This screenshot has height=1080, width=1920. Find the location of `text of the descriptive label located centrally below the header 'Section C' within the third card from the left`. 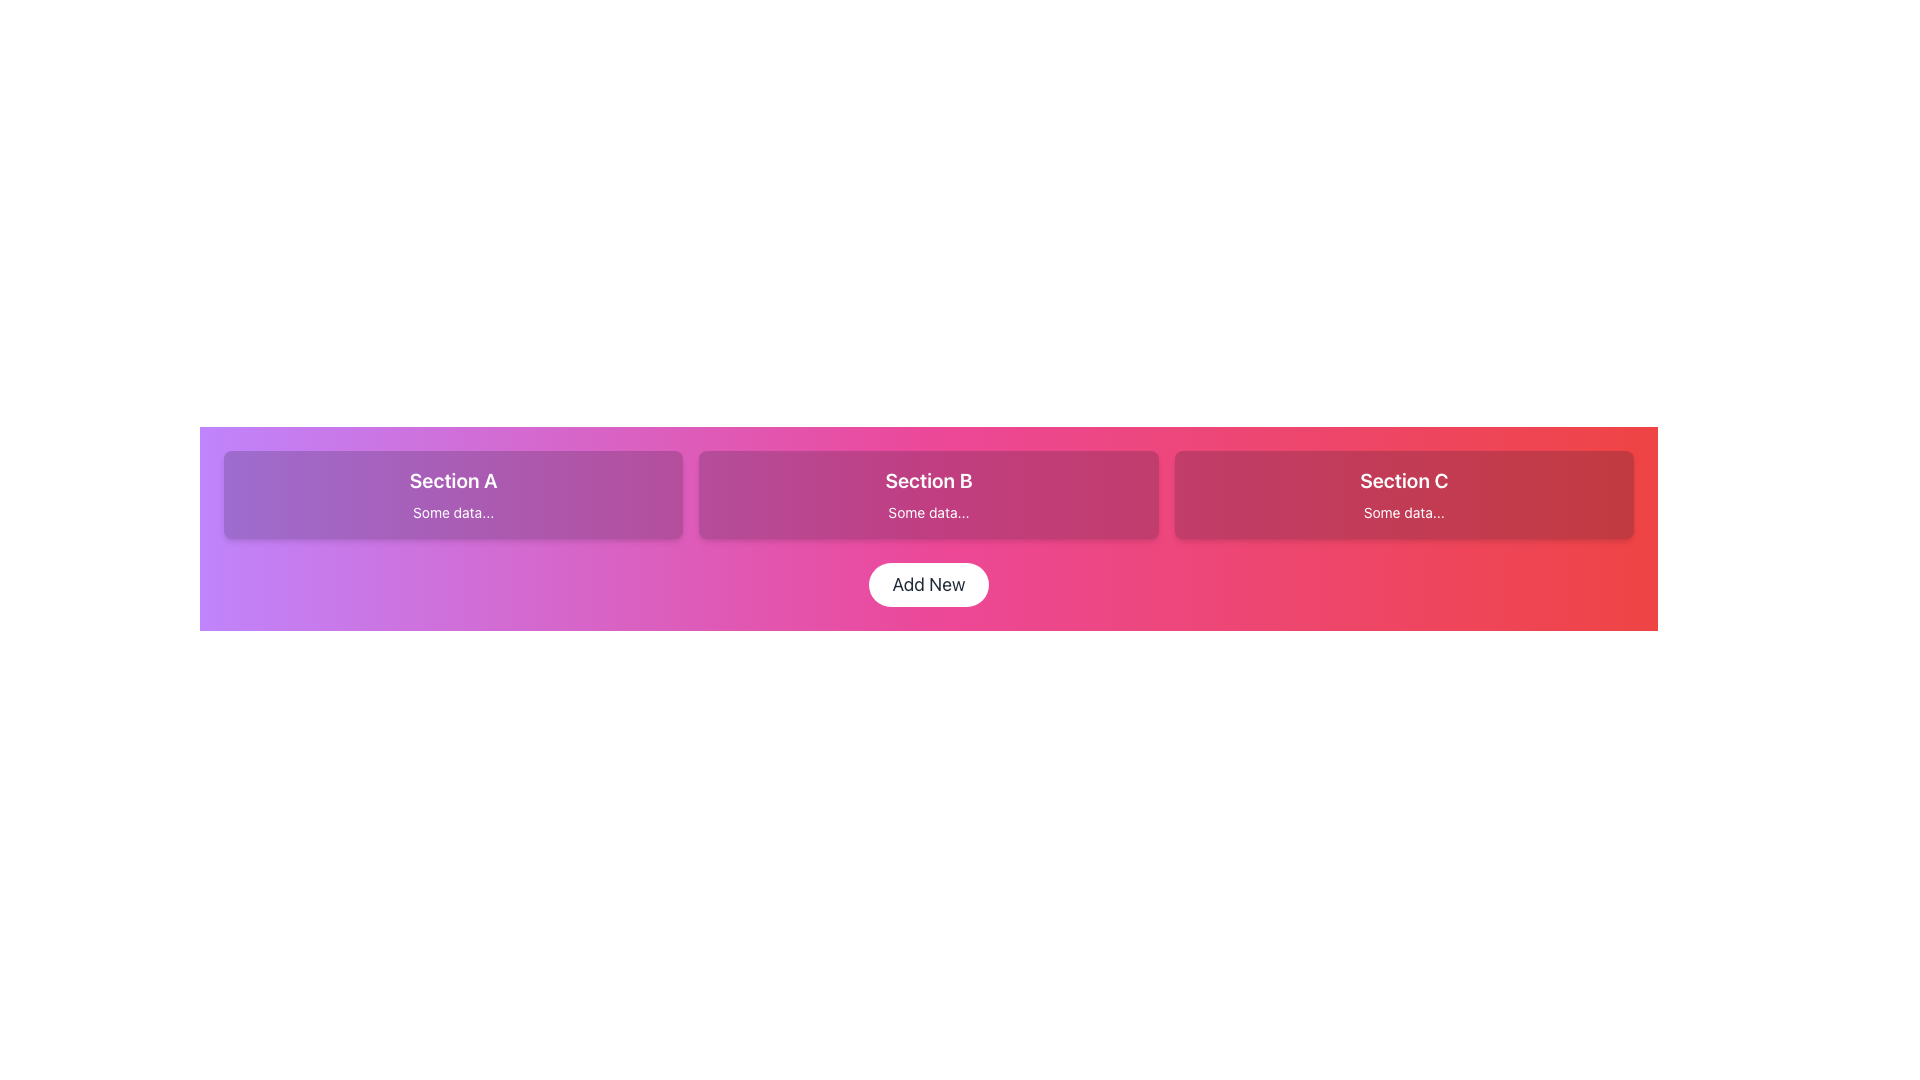

text of the descriptive label located centrally below the header 'Section C' within the third card from the left is located at coordinates (1403, 512).